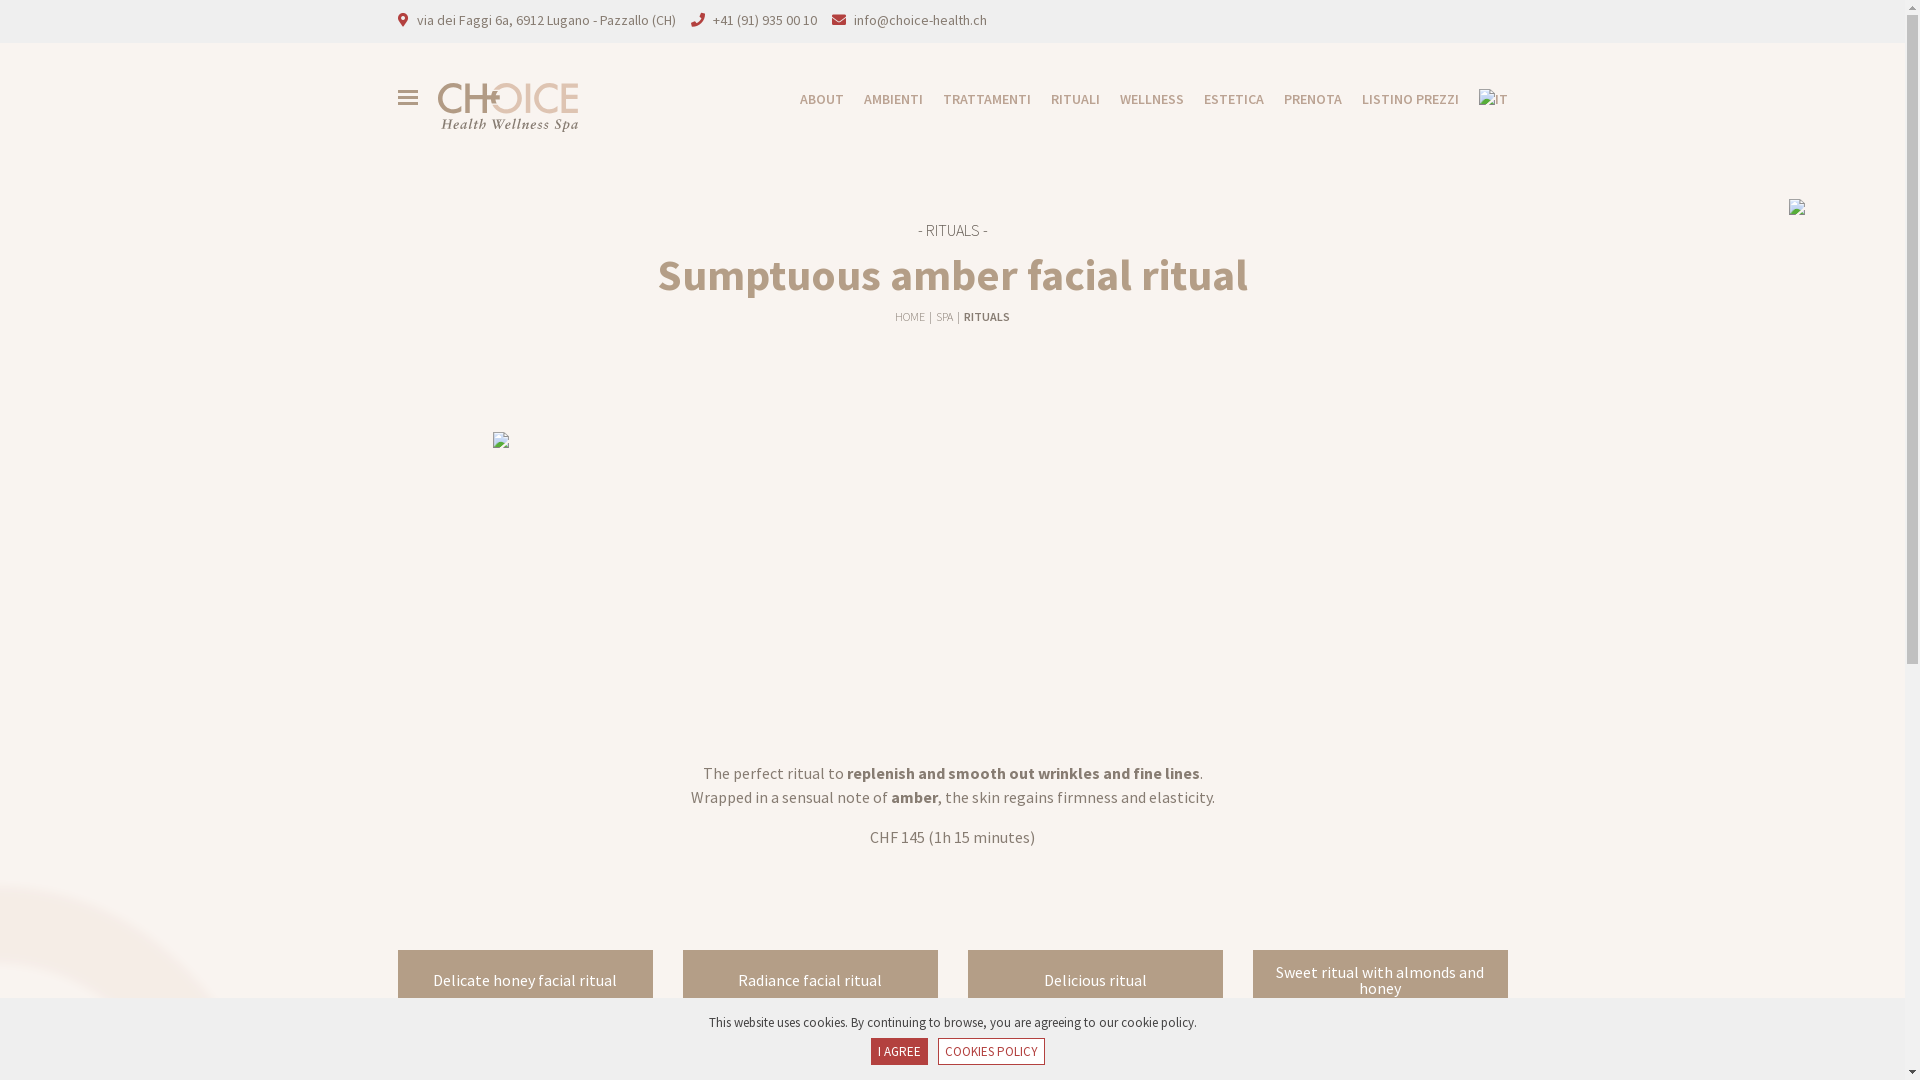 The width and height of the screenshot is (1920, 1080). What do you see at coordinates (987, 315) in the screenshot?
I see `'RITUALS'` at bounding box center [987, 315].